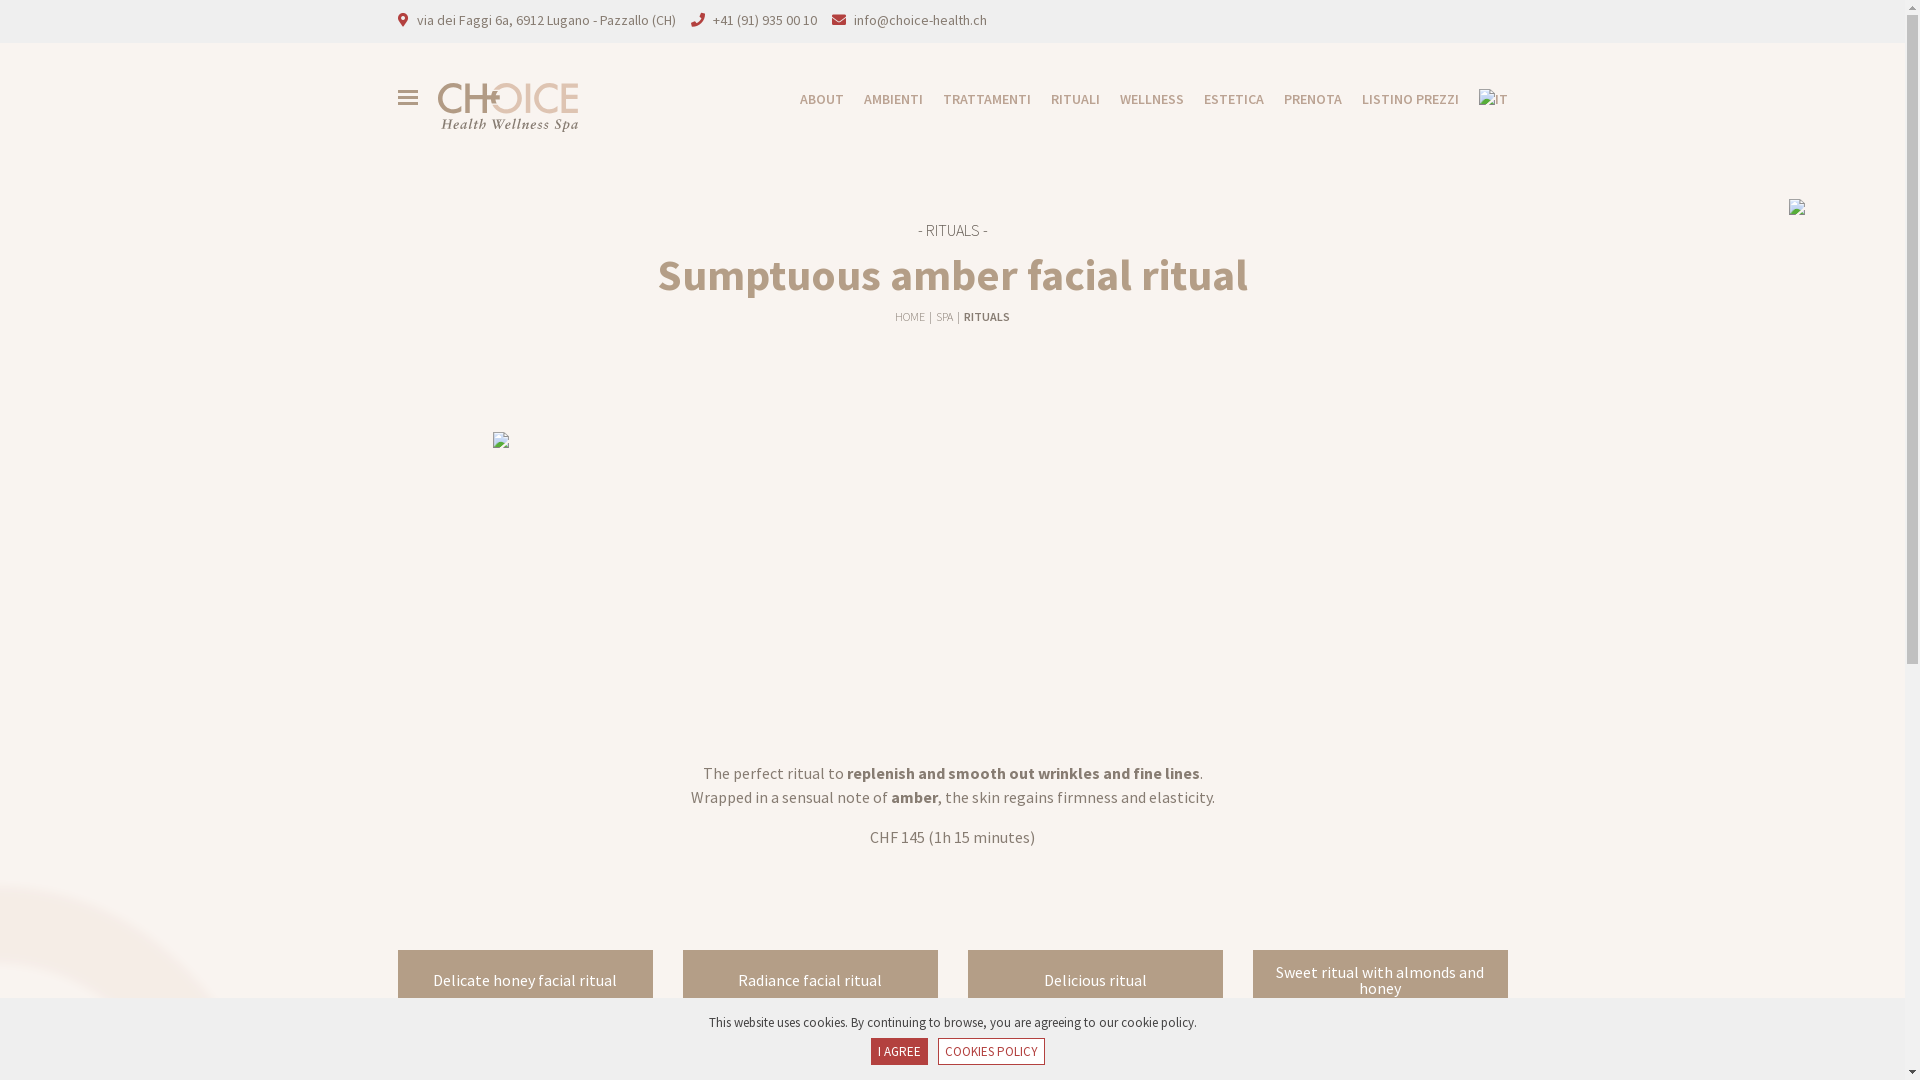 The width and height of the screenshot is (1920, 1080). What do you see at coordinates (987, 315) in the screenshot?
I see `'RITUALS'` at bounding box center [987, 315].